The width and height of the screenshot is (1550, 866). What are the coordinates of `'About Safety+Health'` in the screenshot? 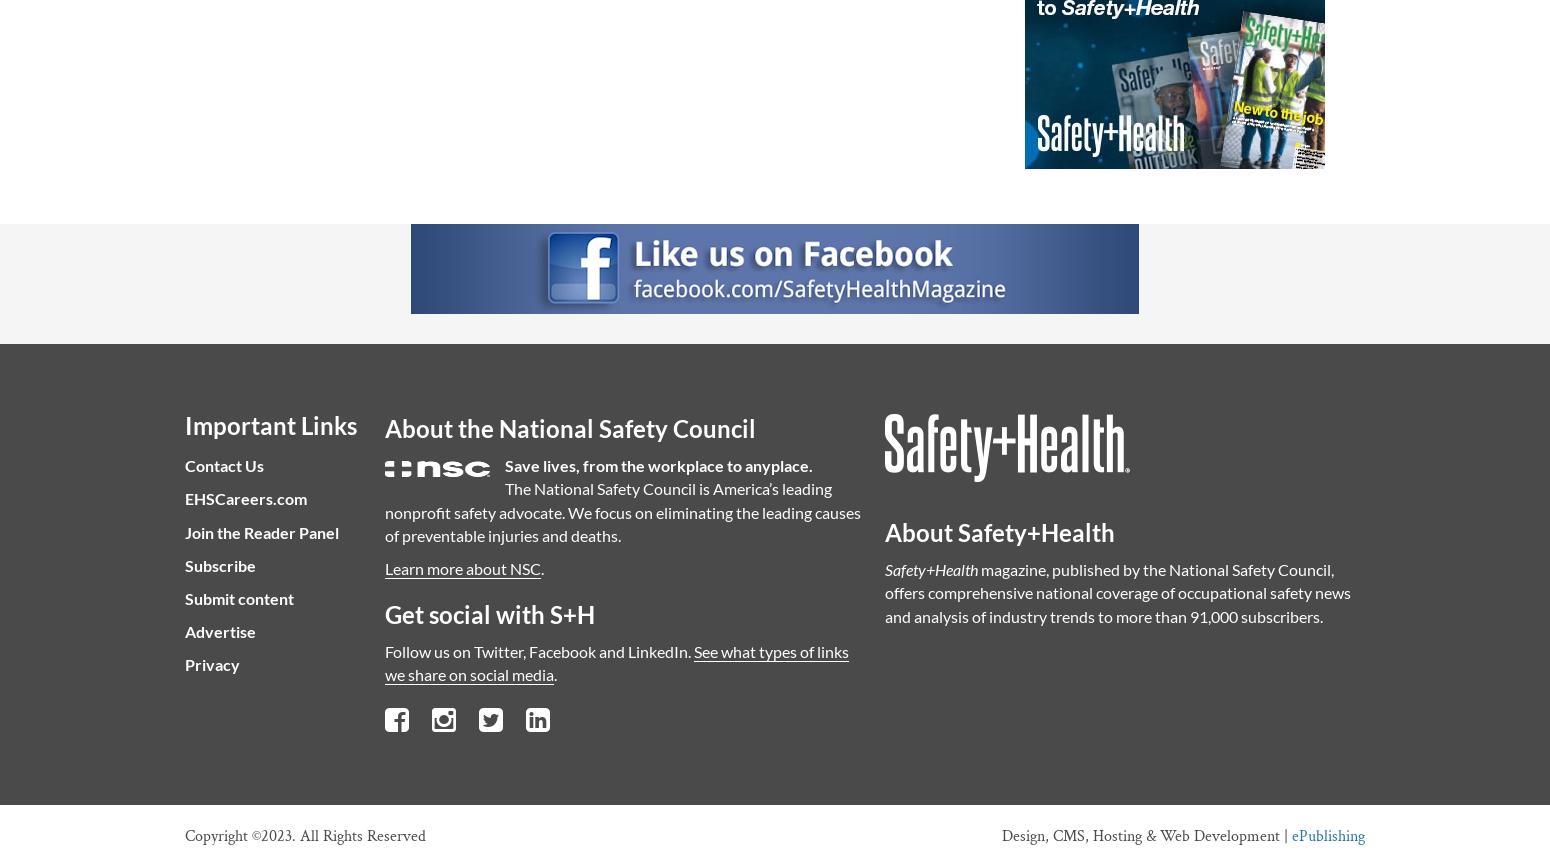 It's located at (885, 532).